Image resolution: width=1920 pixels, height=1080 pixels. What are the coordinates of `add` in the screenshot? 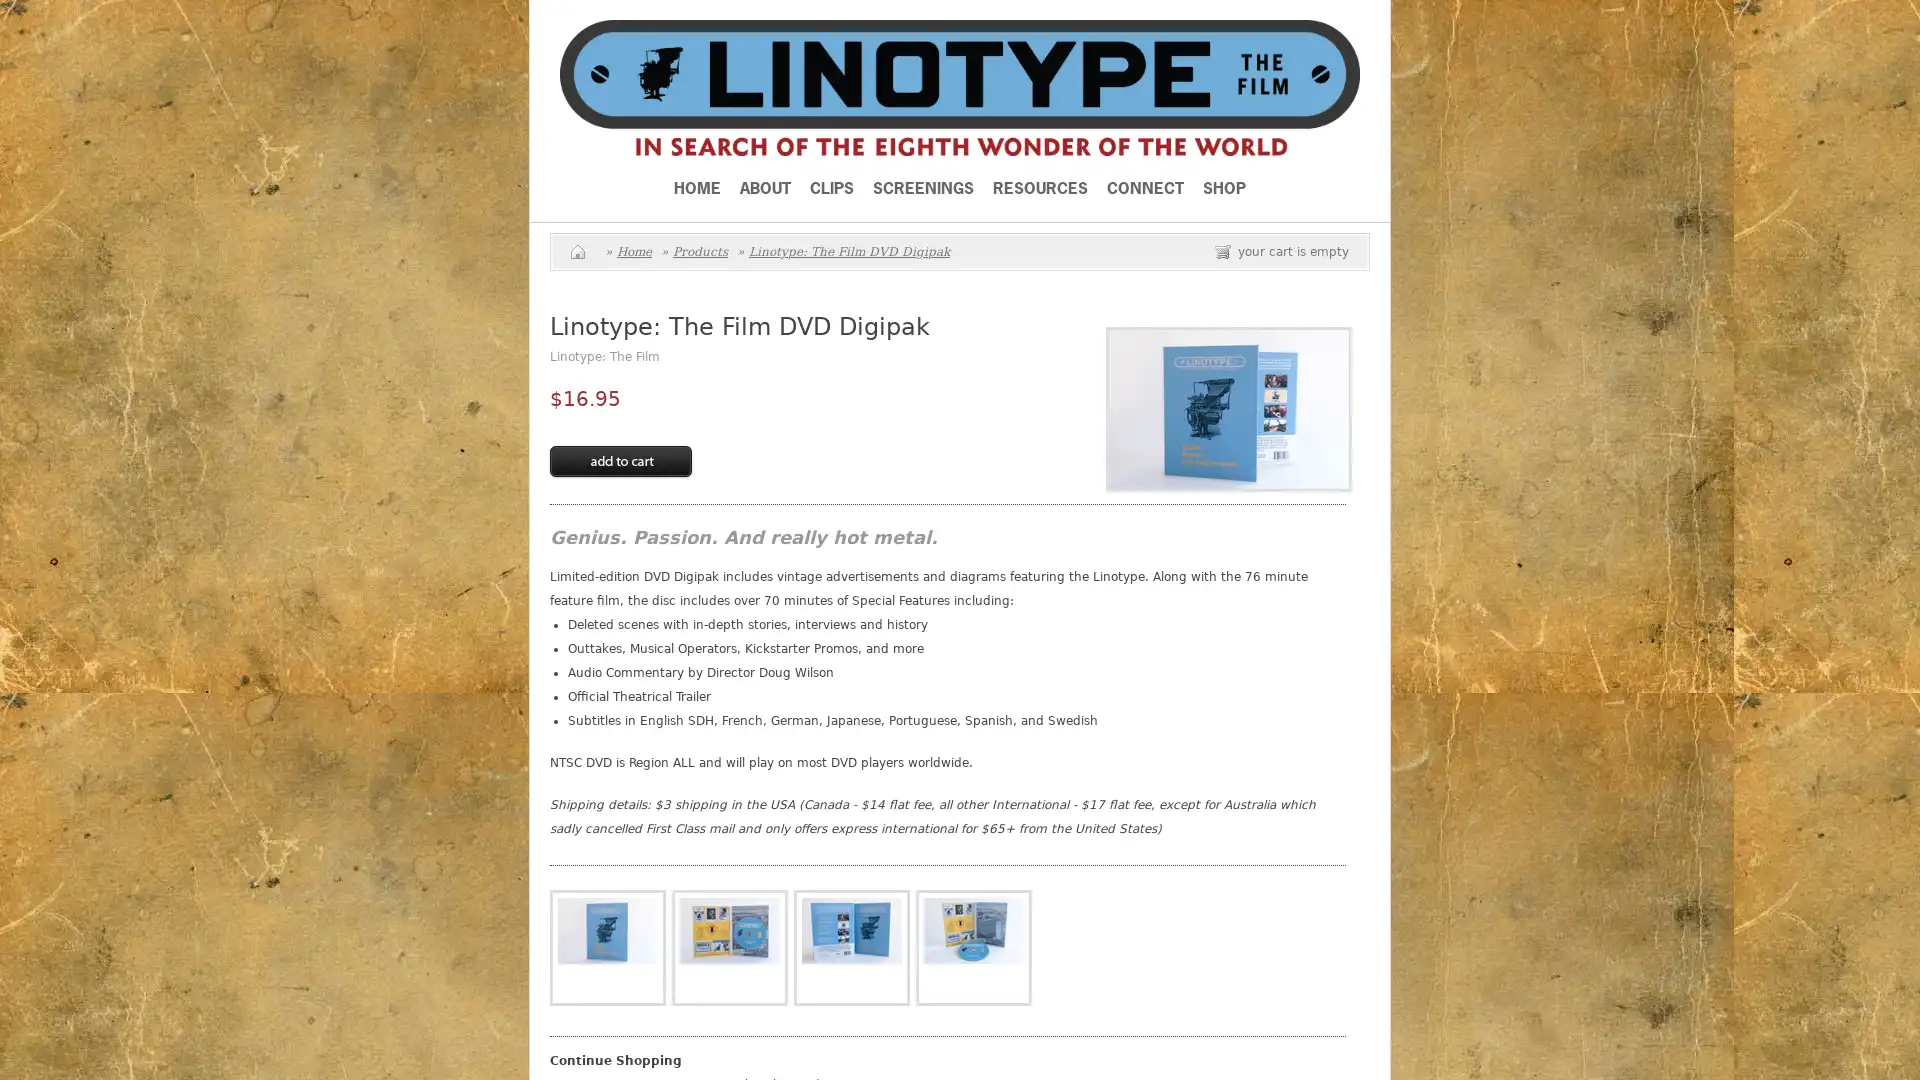 It's located at (619, 462).